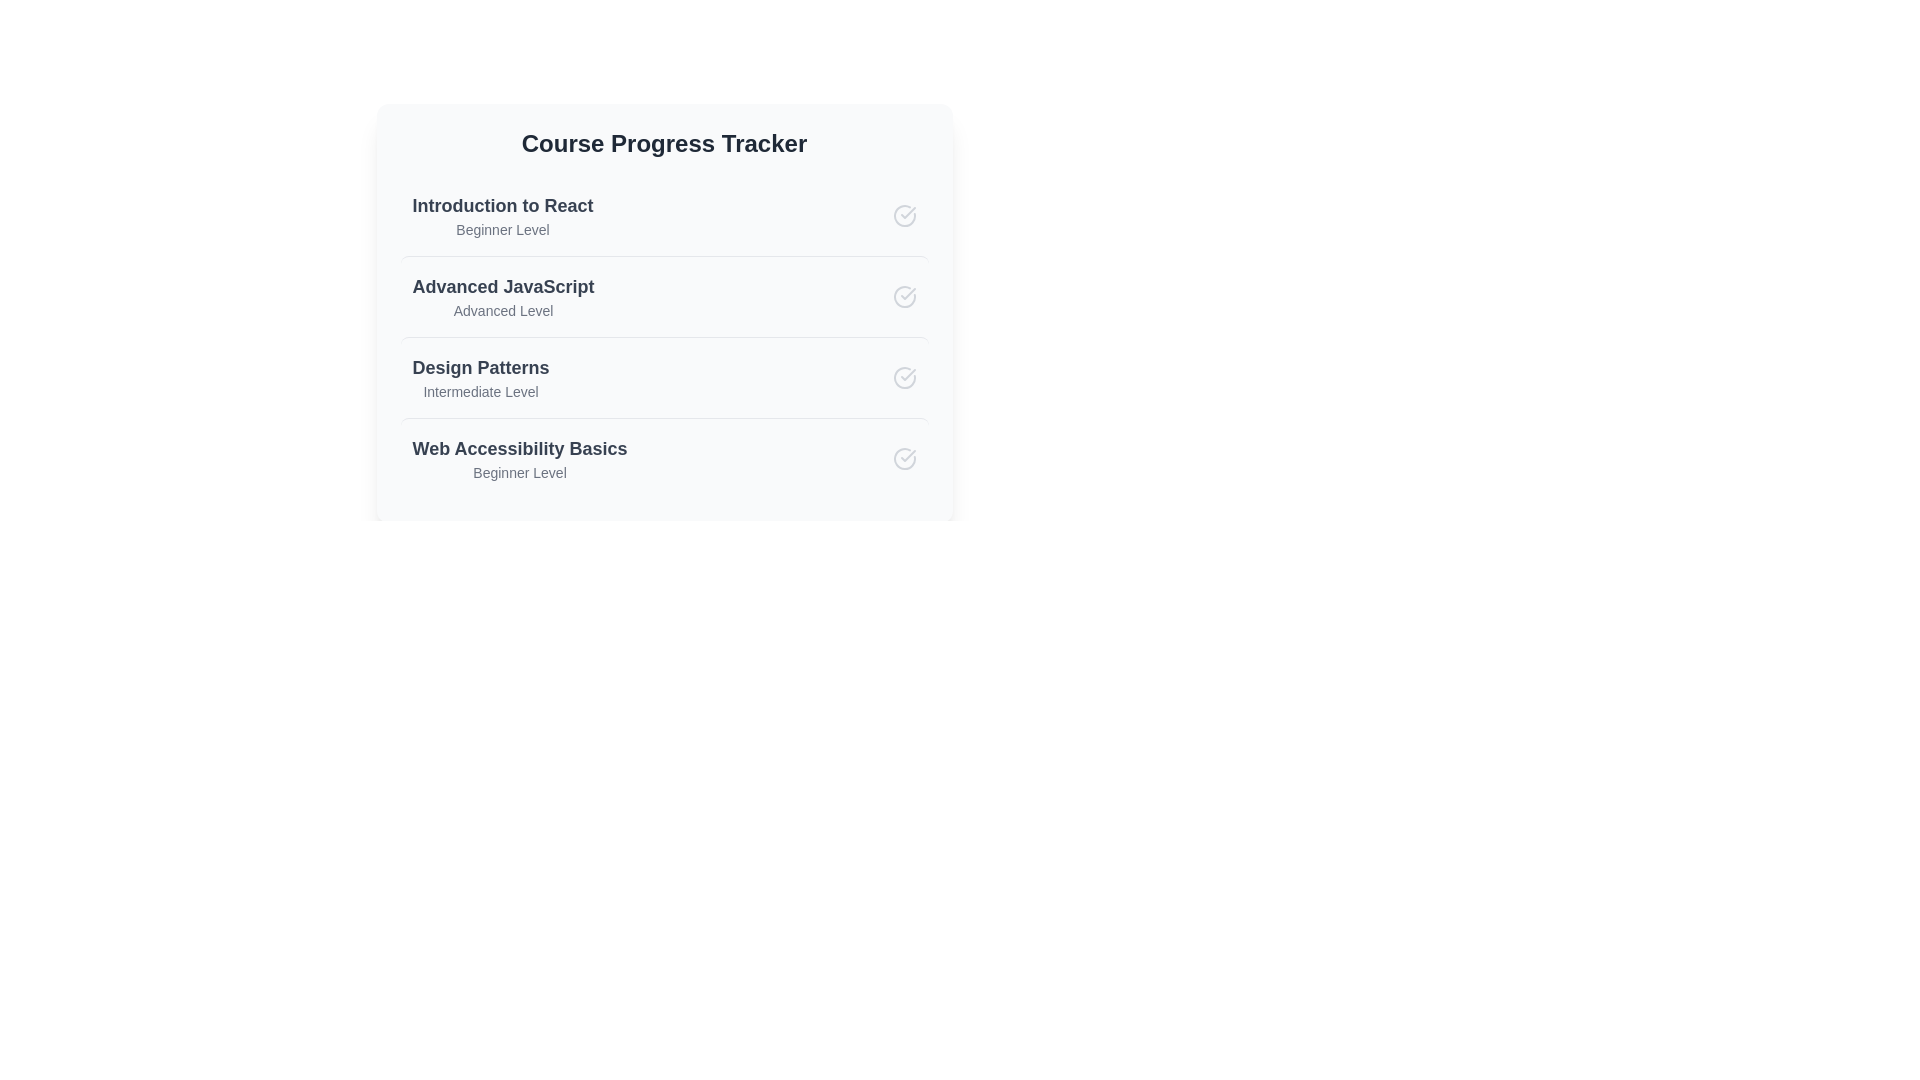 This screenshot has height=1080, width=1920. What do you see at coordinates (902, 296) in the screenshot?
I see `the circular SVG icon next to the text 'Advanced JavaScript' in the progress tracker` at bounding box center [902, 296].